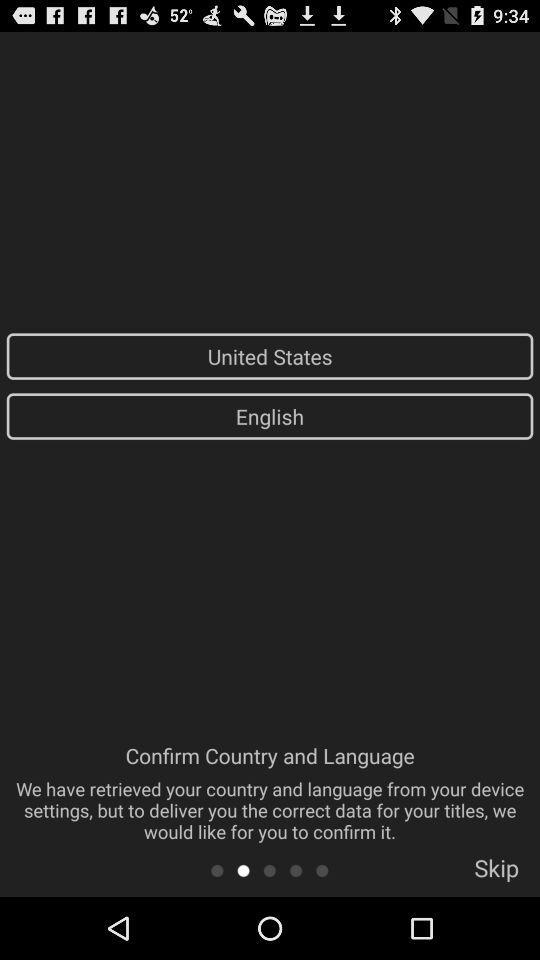  What do you see at coordinates (322, 869) in the screenshot?
I see `page five` at bounding box center [322, 869].